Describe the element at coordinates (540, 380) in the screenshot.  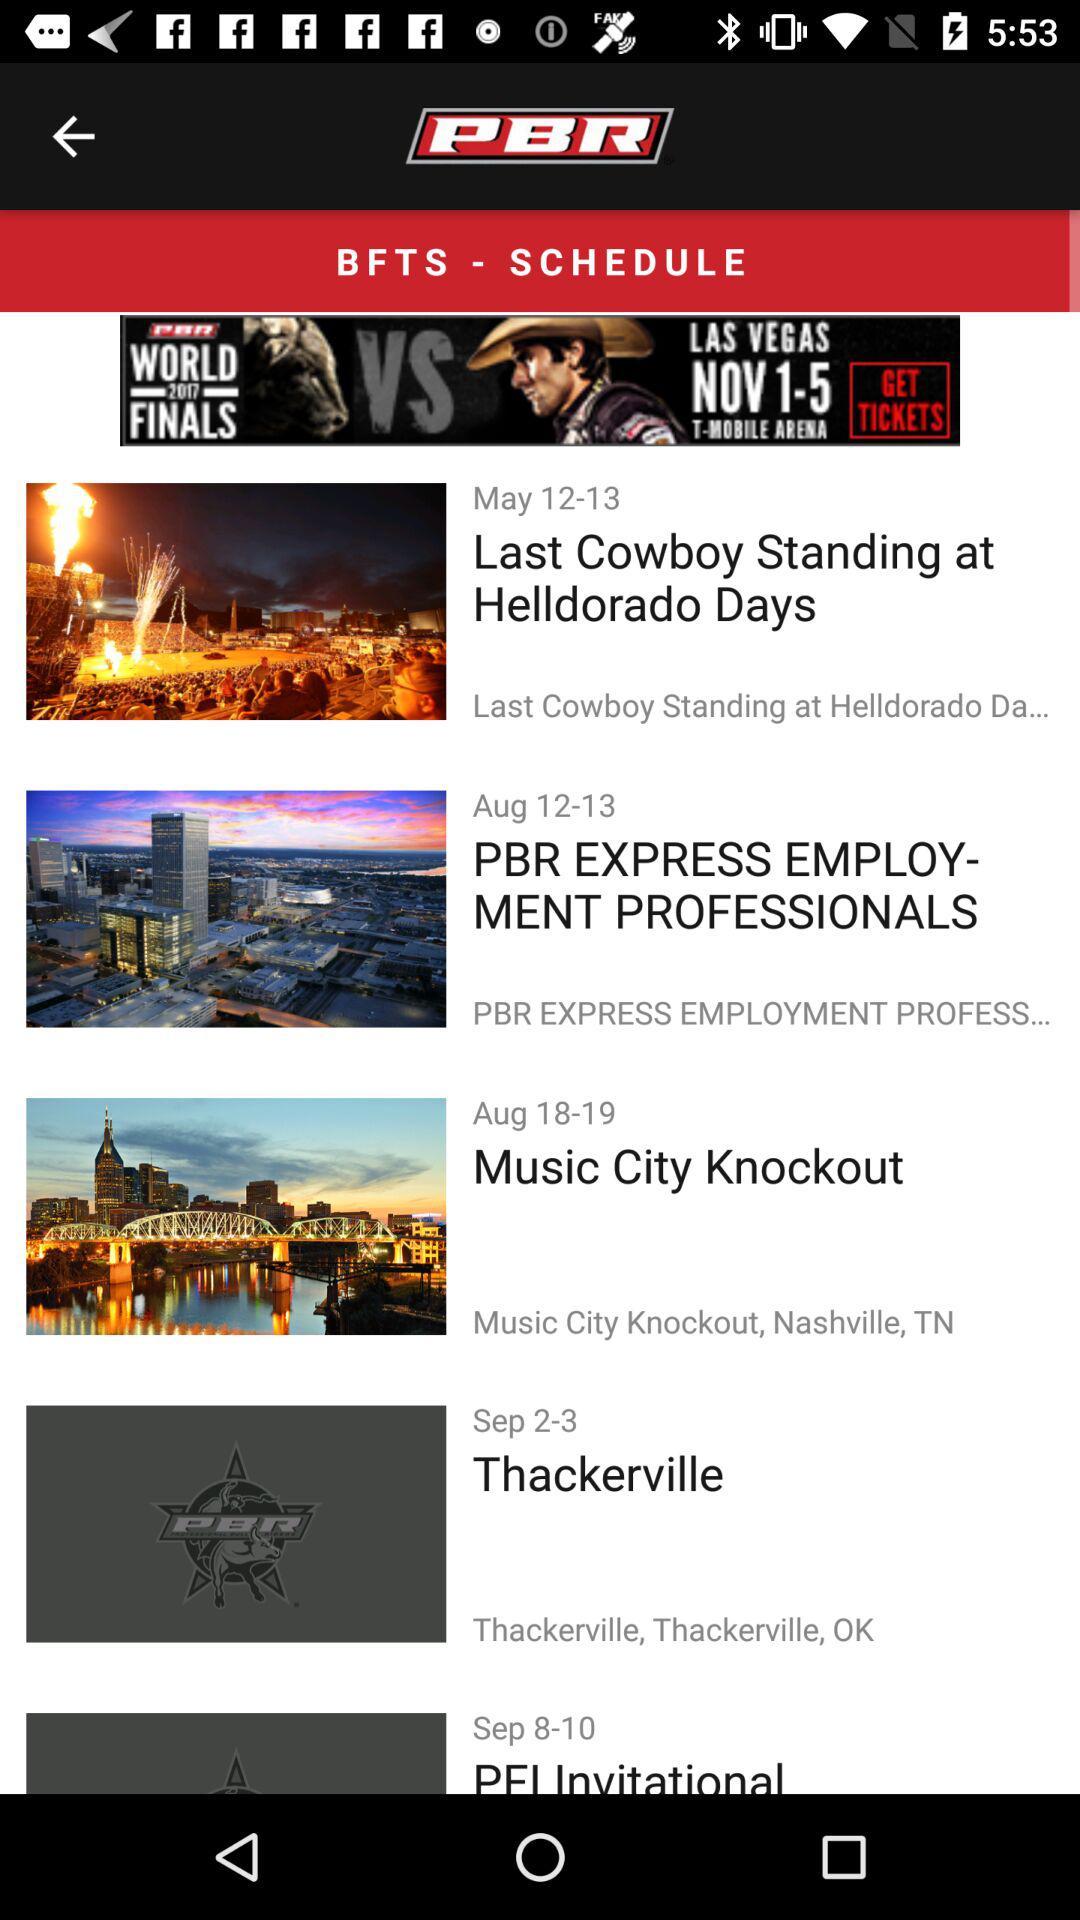
I see `advertisement` at that location.